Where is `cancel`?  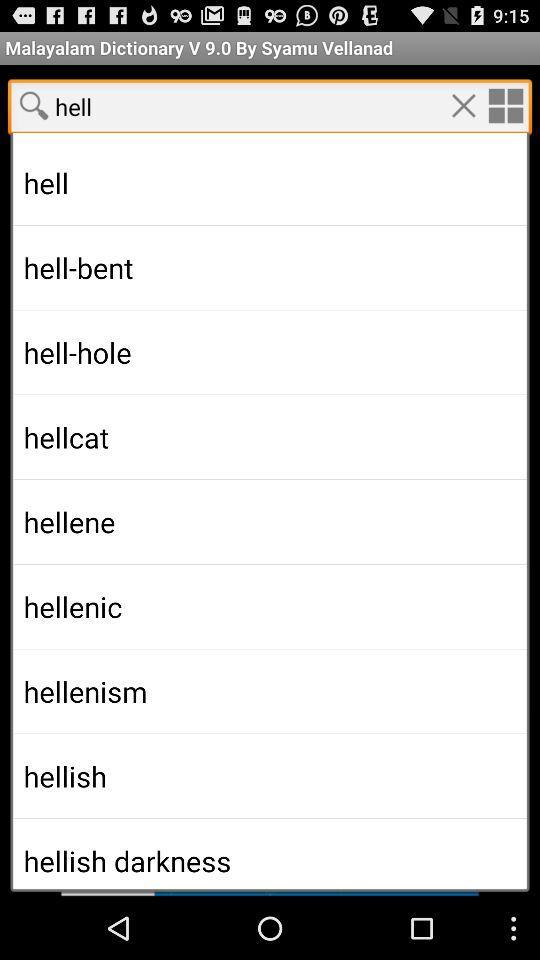 cancel is located at coordinates (463, 105).